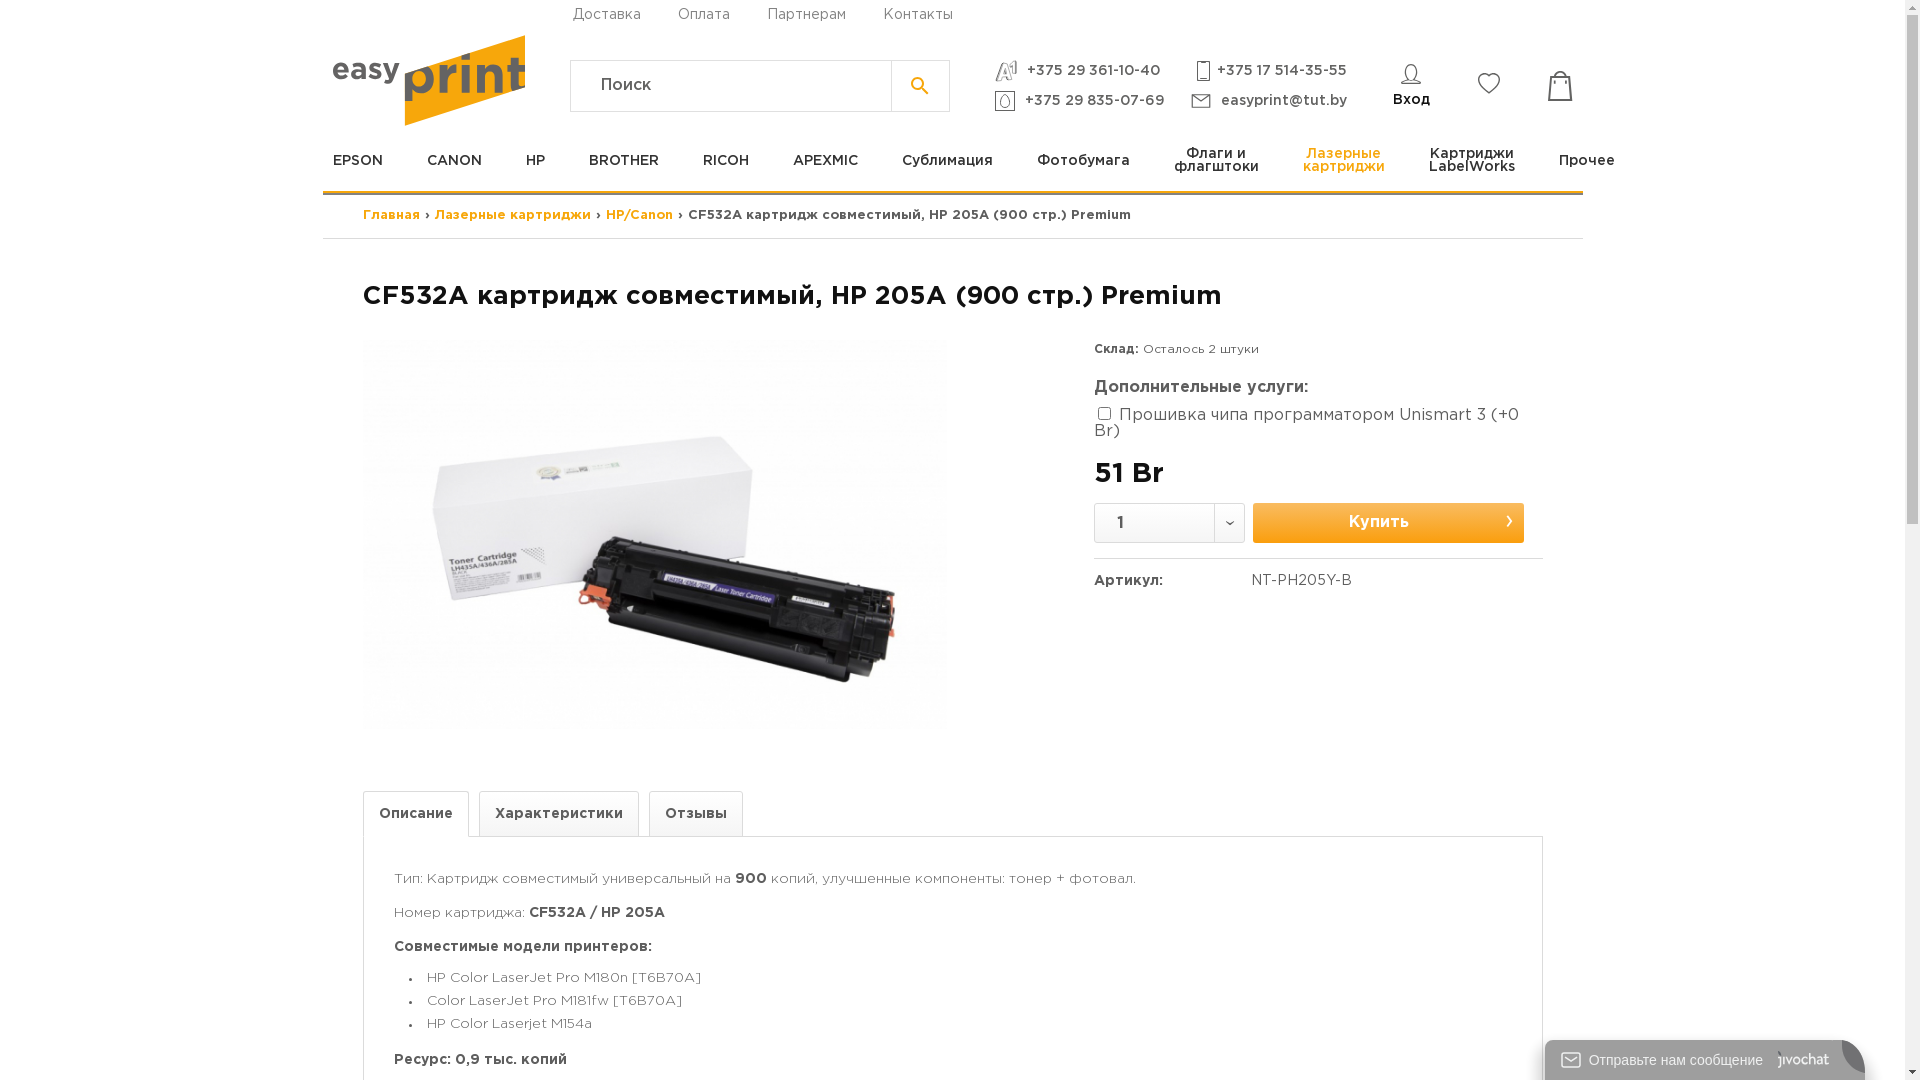  What do you see at coordinates (504, 159) in the screenshot?
I see `'HP'` at bounding box center [504, 159].